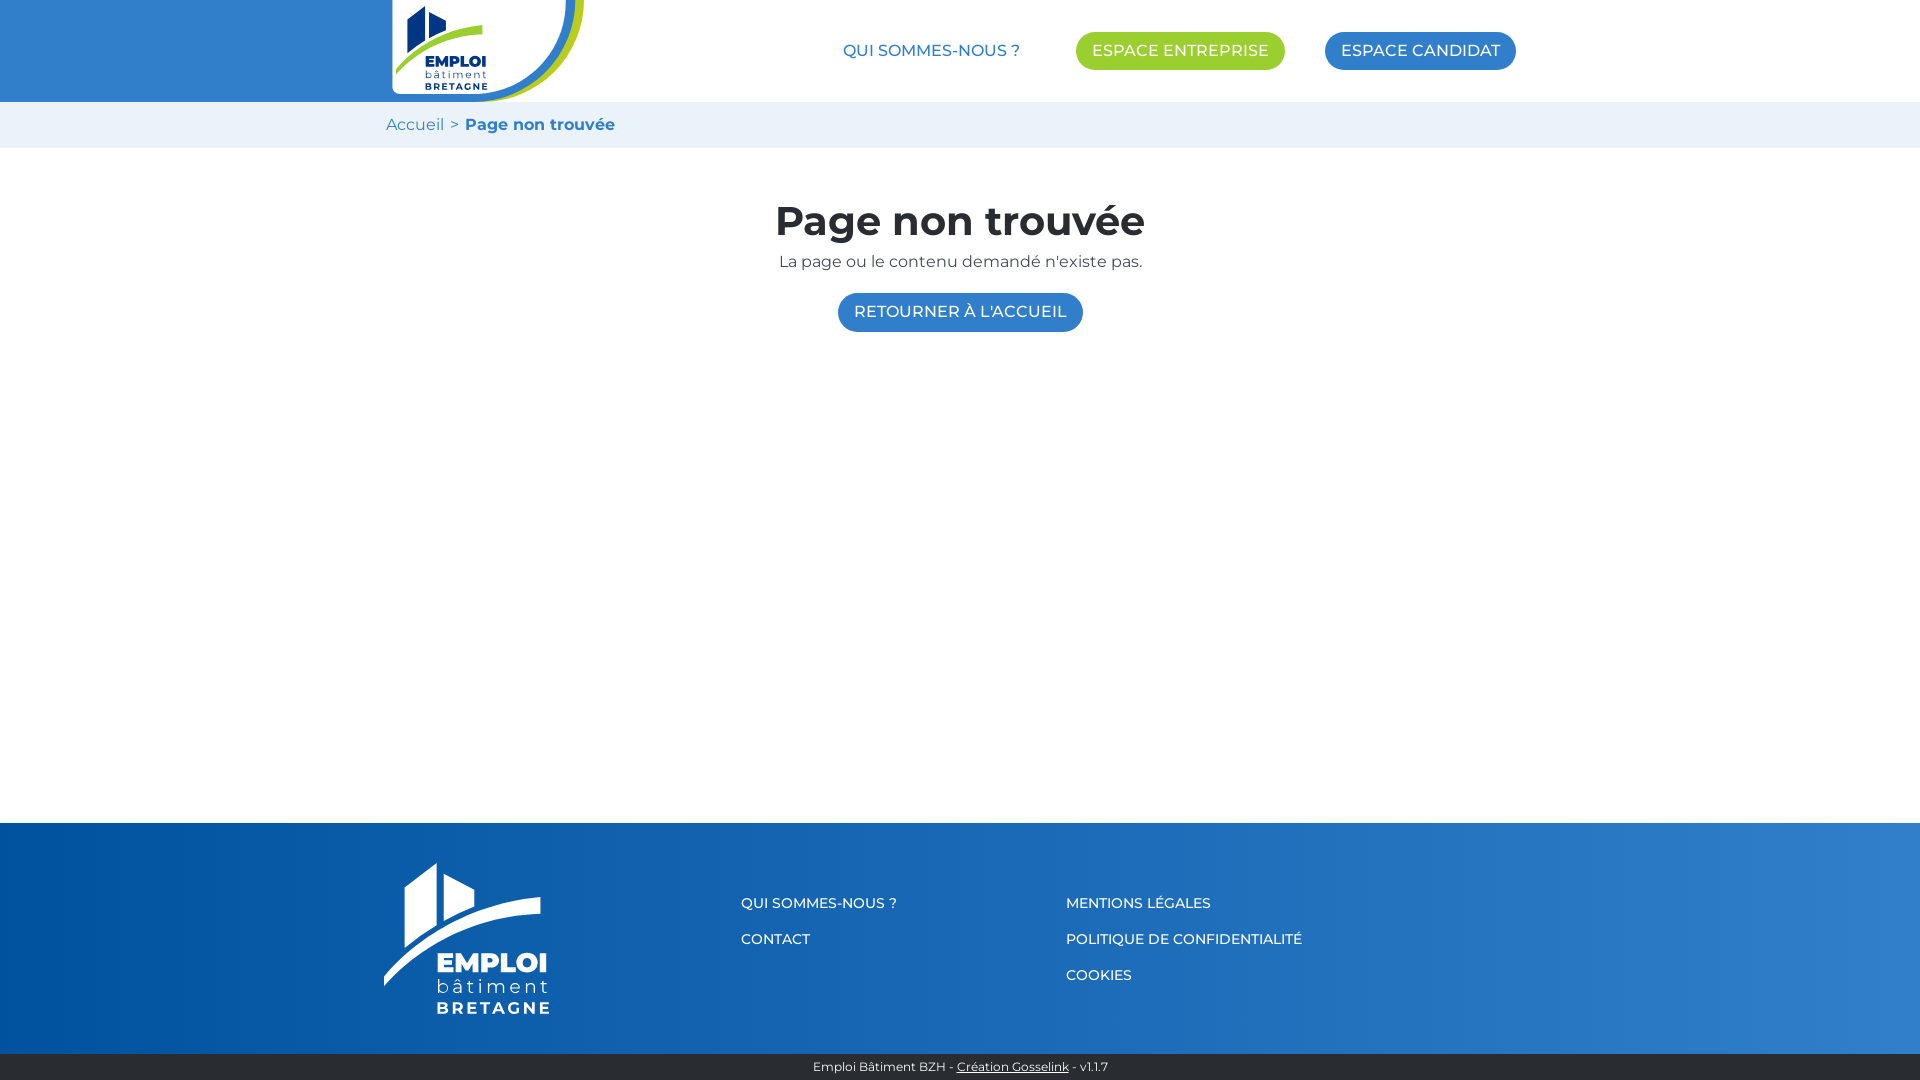 This screenshot has width=1920, height=1080. Describe the element at coordinates (1218, 974) in the screenshot. I see `'COOKIES'` at that location.